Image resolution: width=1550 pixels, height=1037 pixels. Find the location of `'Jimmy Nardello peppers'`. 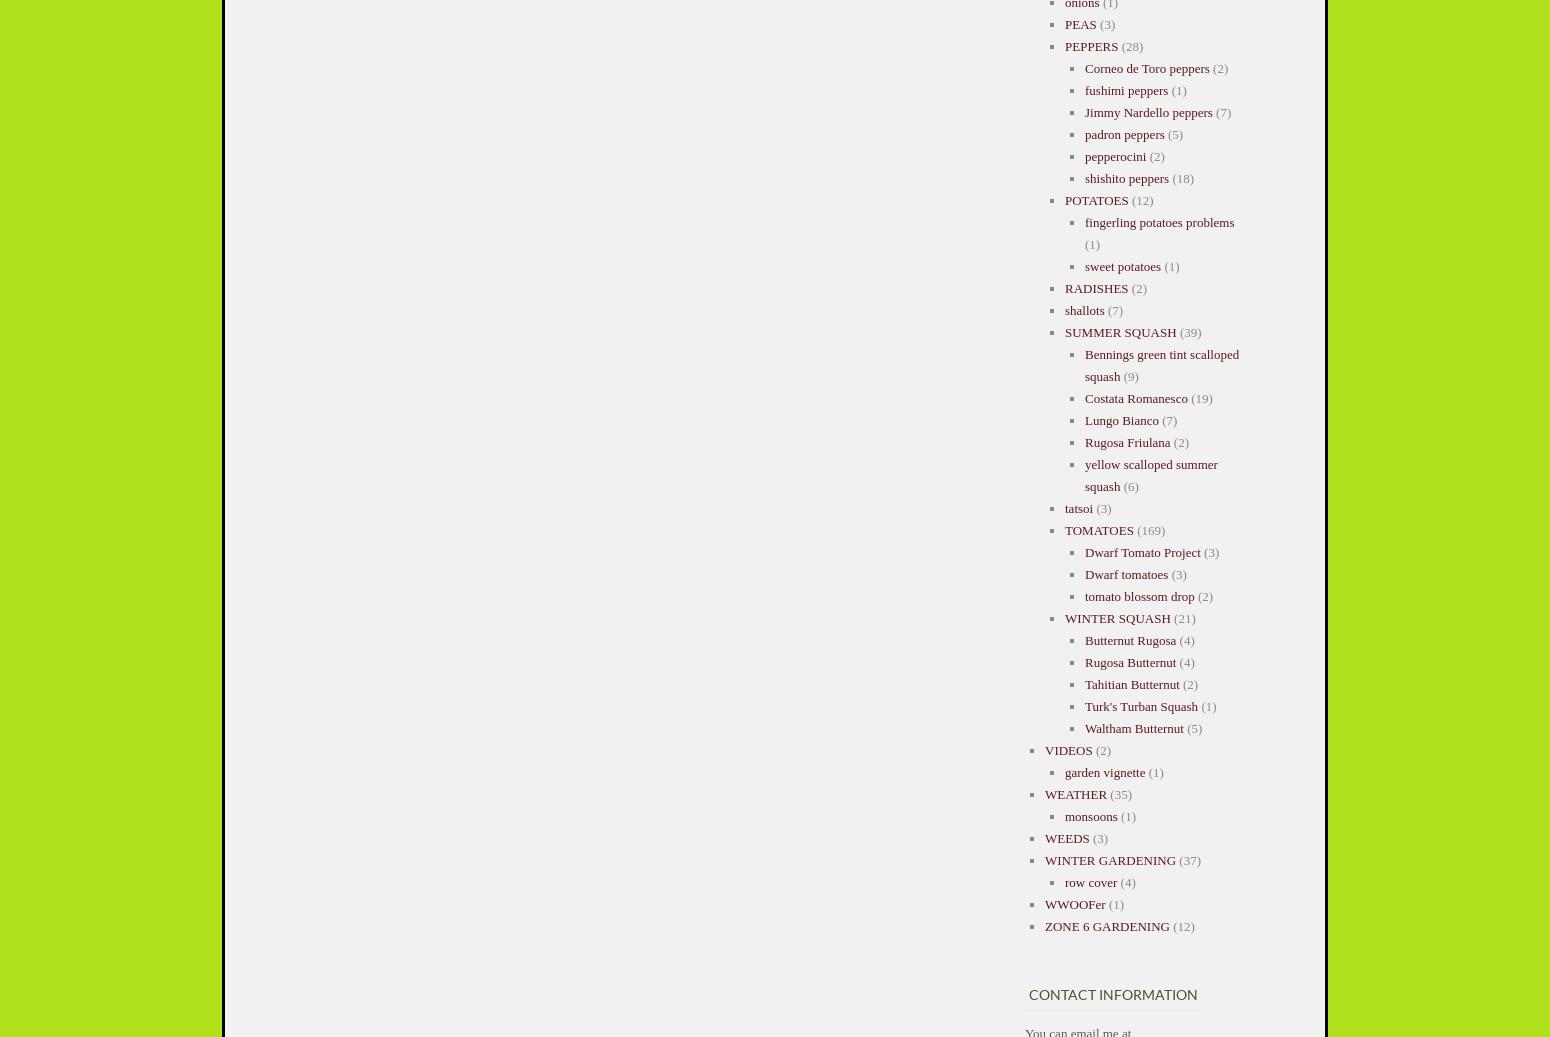

'Jimmy Nardello peppers' is located at coordinates (1147, 111).